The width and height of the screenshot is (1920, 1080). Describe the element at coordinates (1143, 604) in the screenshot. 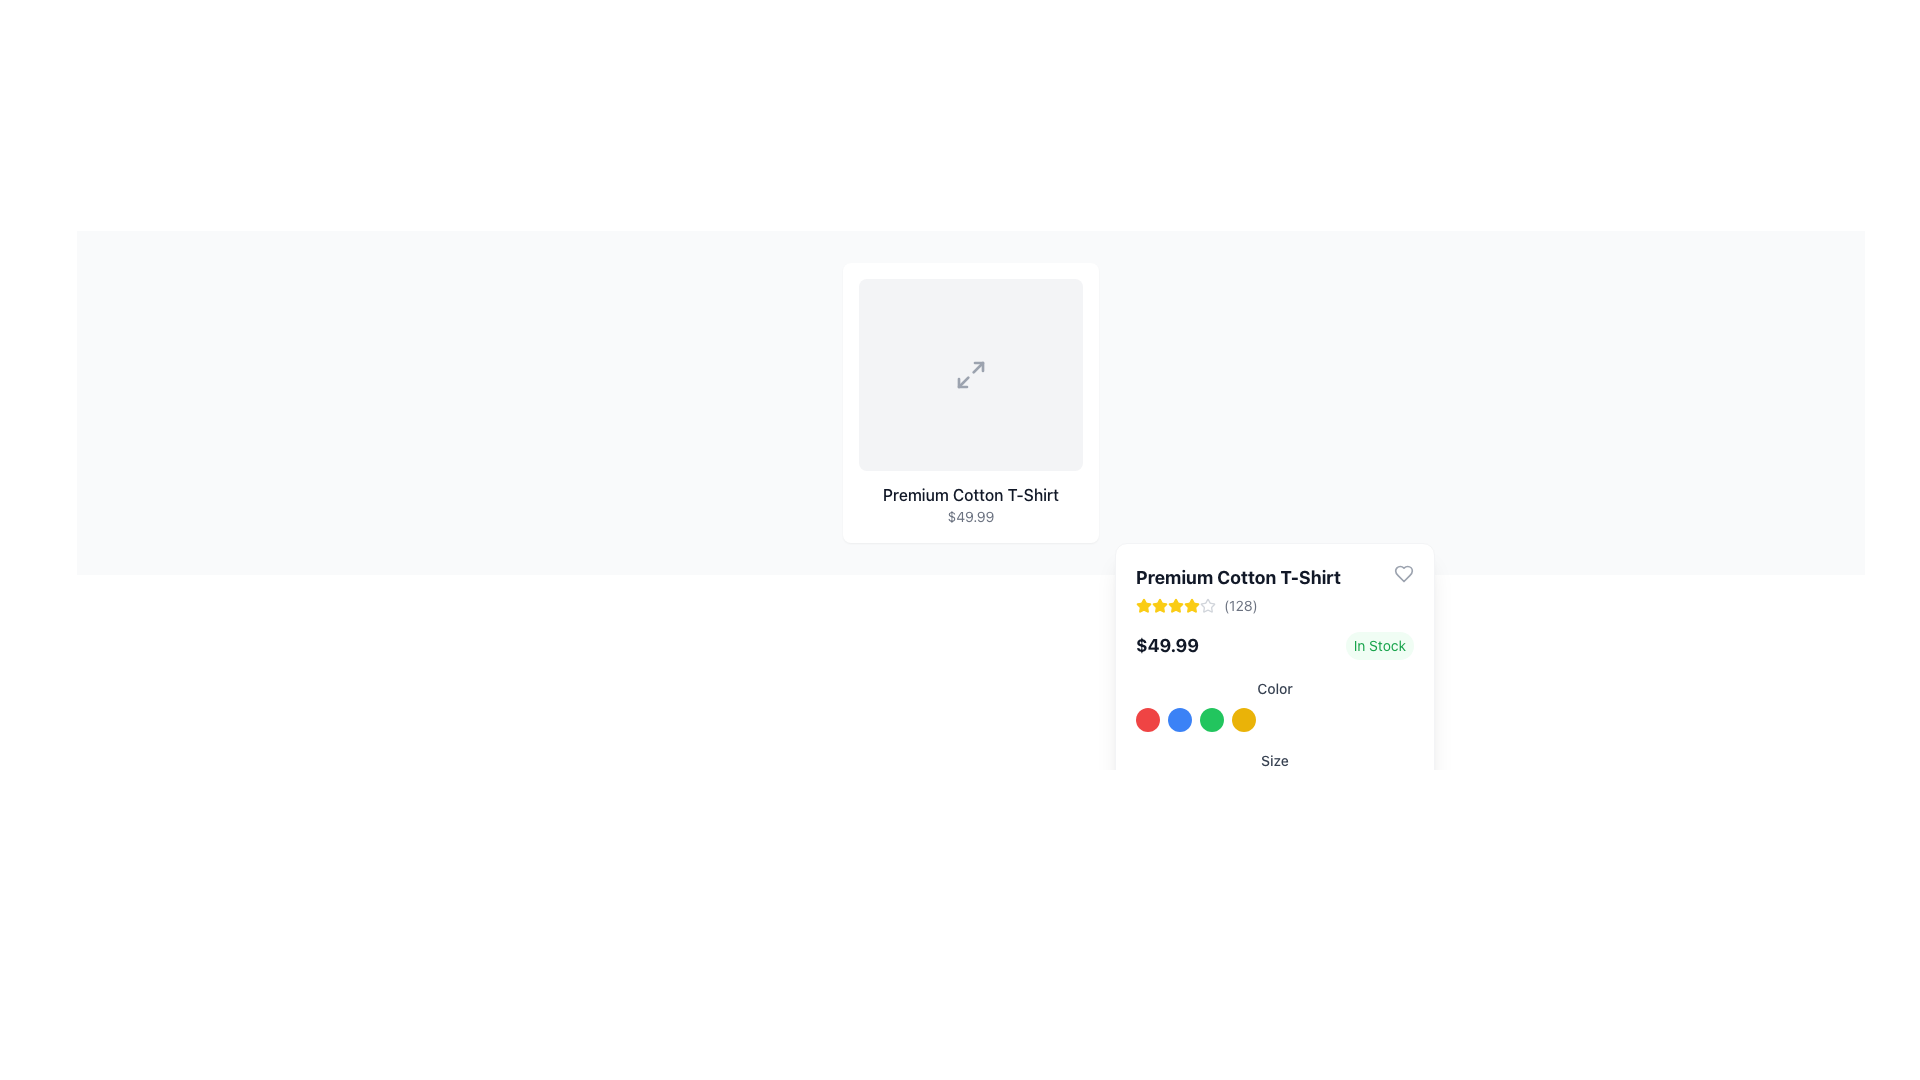

I see `the first star icon in the star rating system, which represents the filled star in a five-star scale located below the product title` at that location.